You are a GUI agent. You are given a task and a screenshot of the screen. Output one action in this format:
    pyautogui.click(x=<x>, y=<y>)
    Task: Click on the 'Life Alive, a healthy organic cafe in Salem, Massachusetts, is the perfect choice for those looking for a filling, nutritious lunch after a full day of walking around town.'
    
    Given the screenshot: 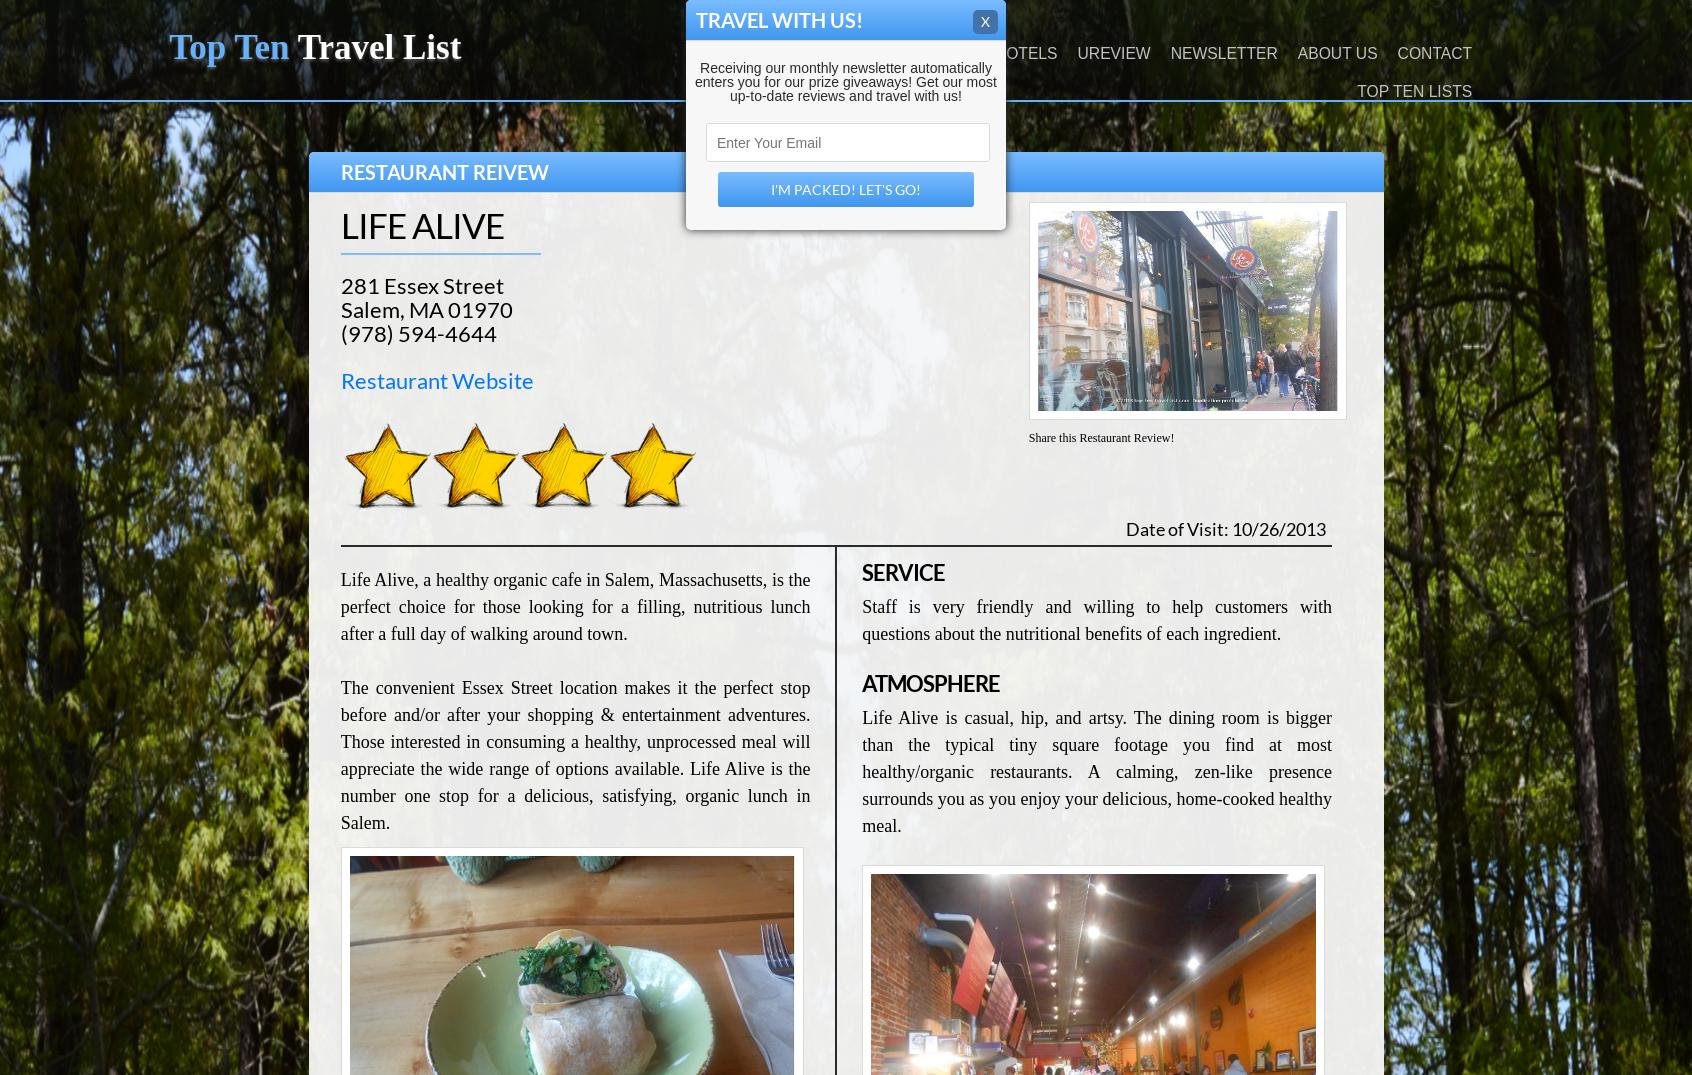 What is the action you would take?
    pyautogui.click(x=573, y=606)
    